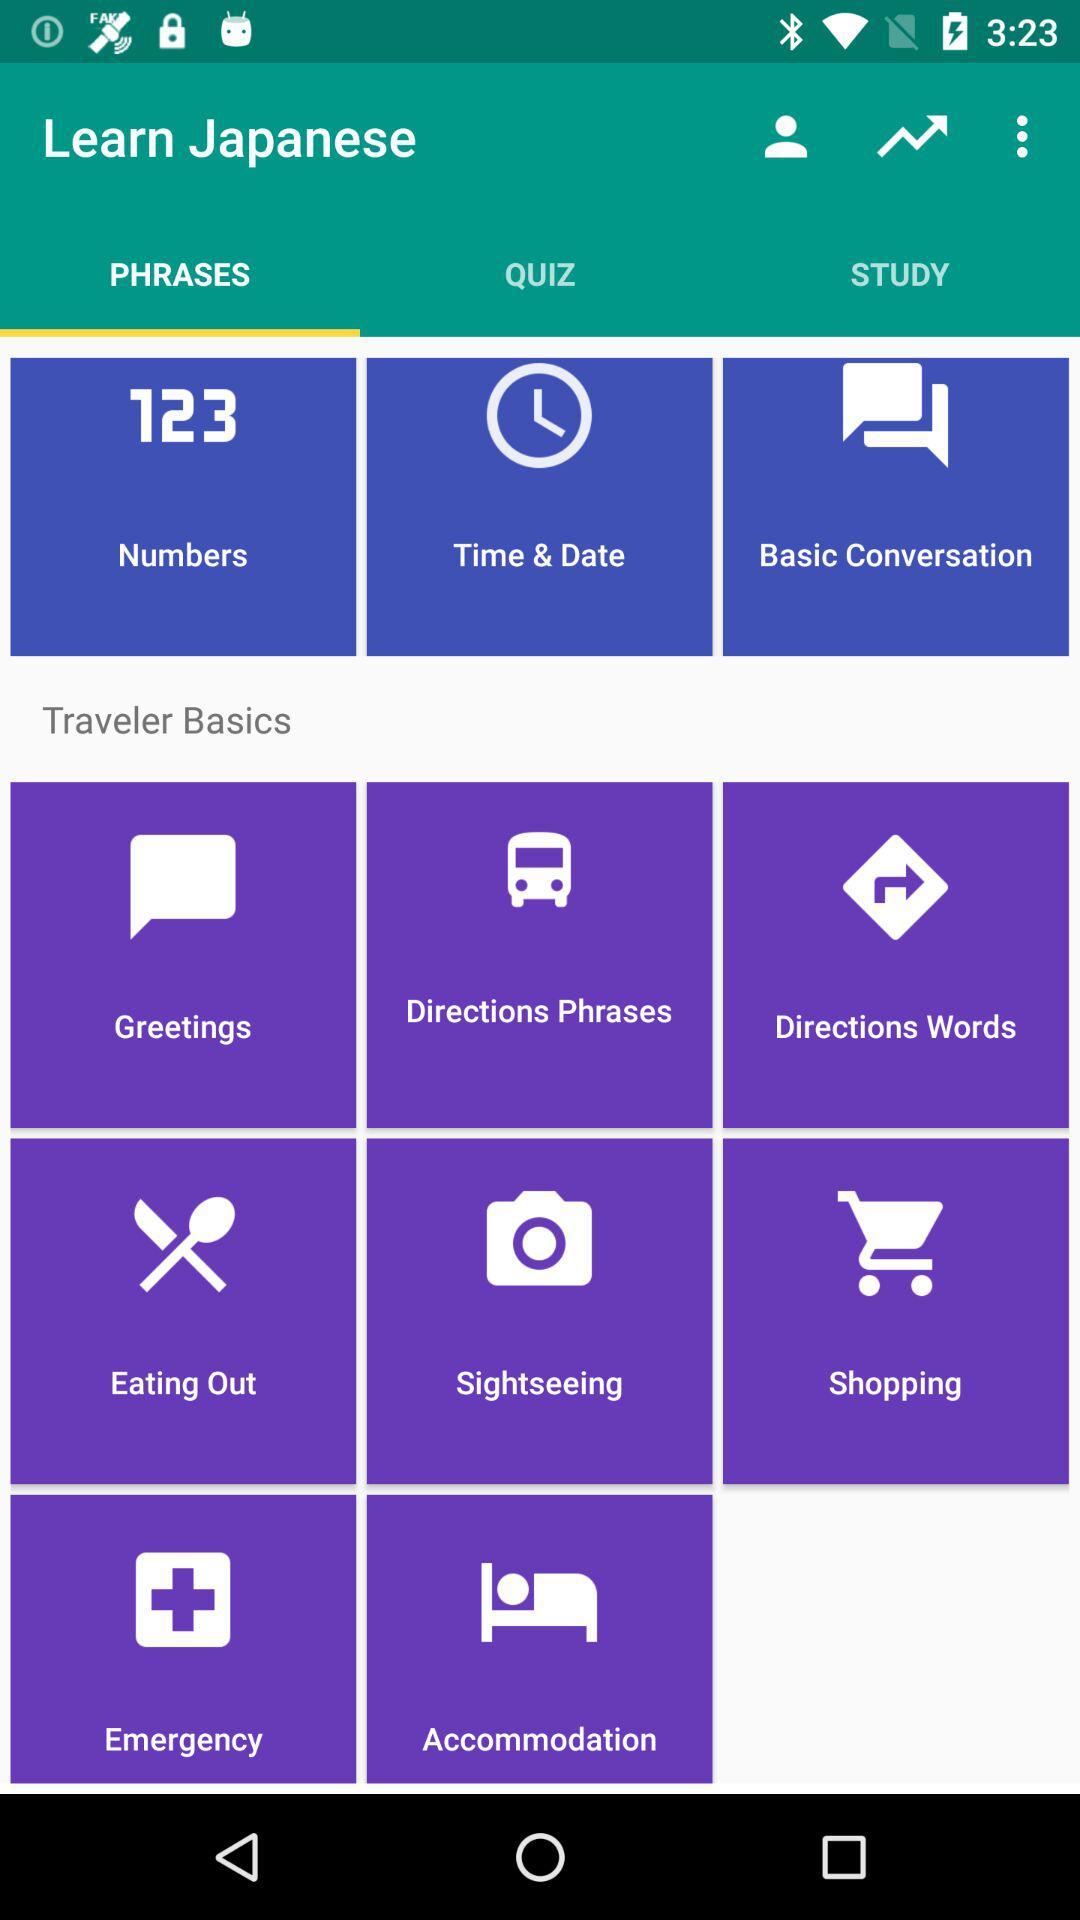  I want to click on app to the right of the phrases icon, so click(540, 272).